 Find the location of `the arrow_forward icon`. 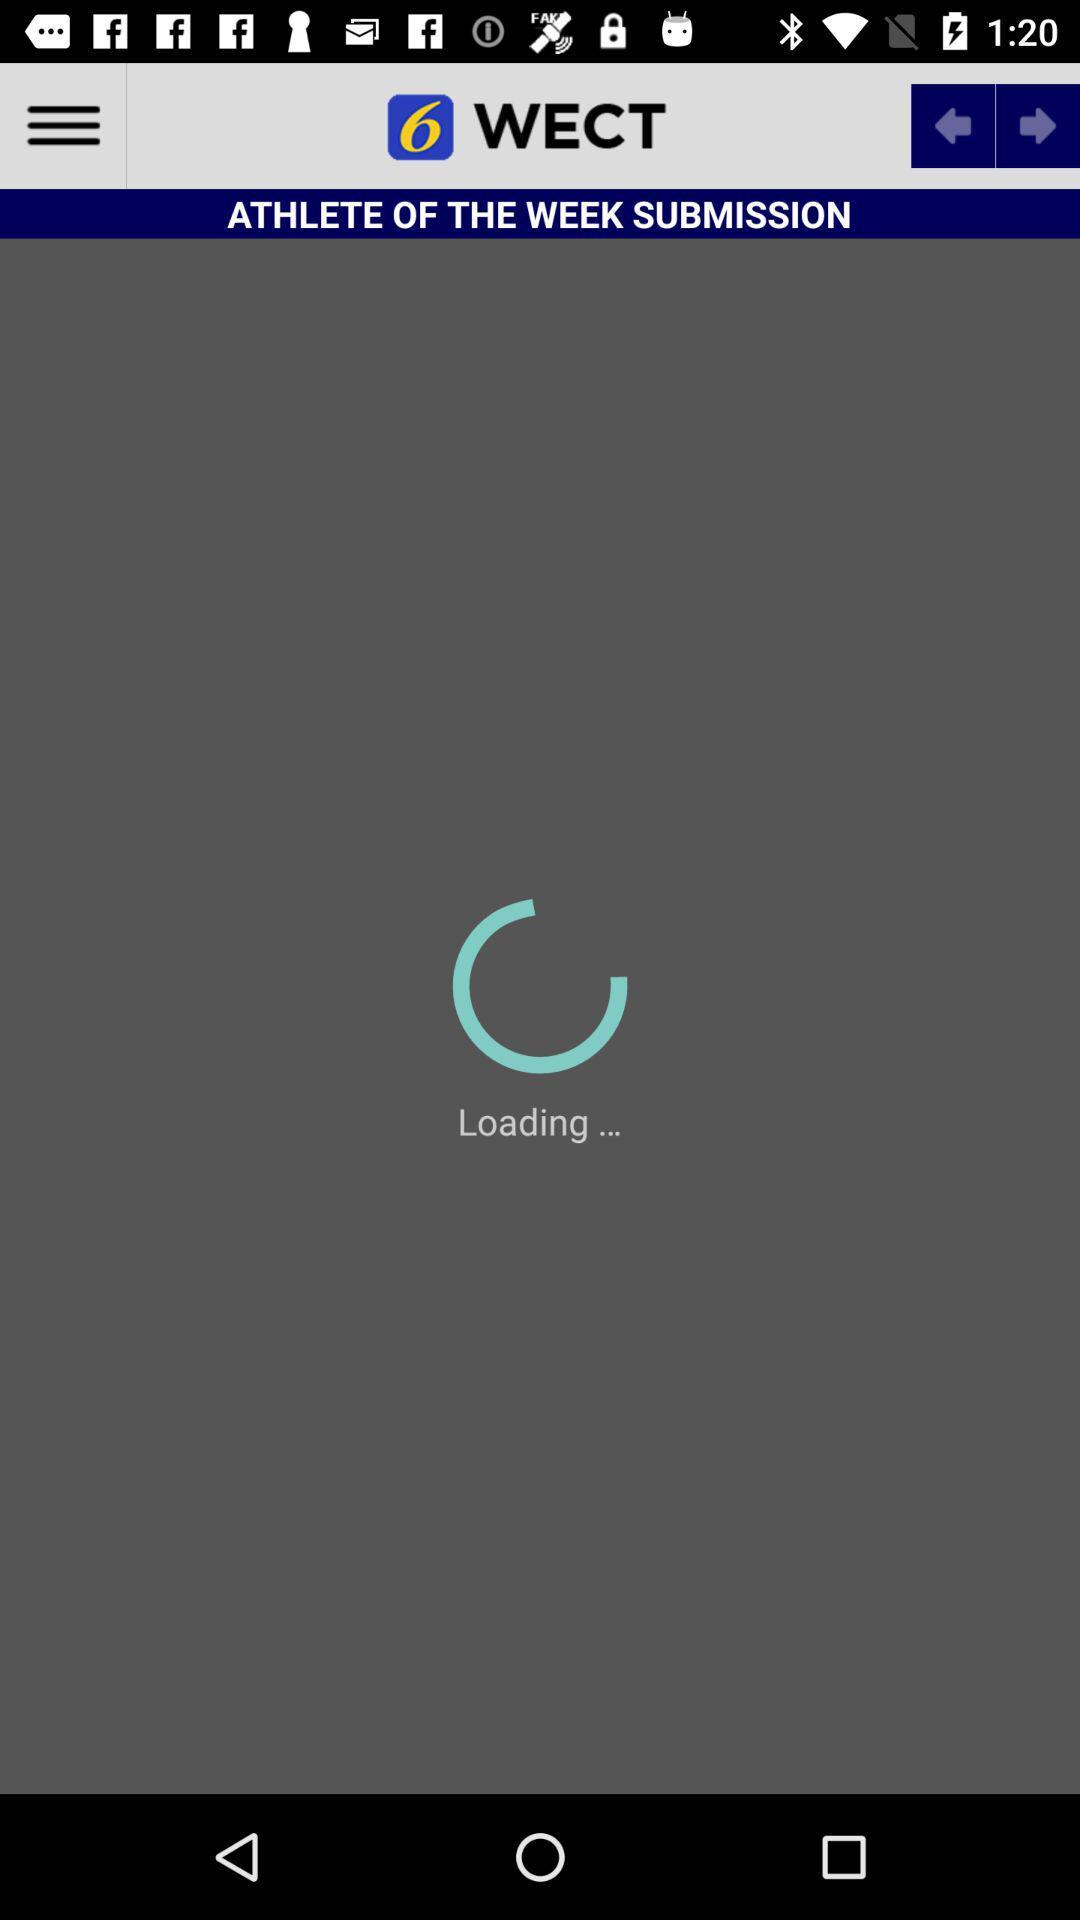

the arrow_forward icon is located at coordinates (1036, 124).